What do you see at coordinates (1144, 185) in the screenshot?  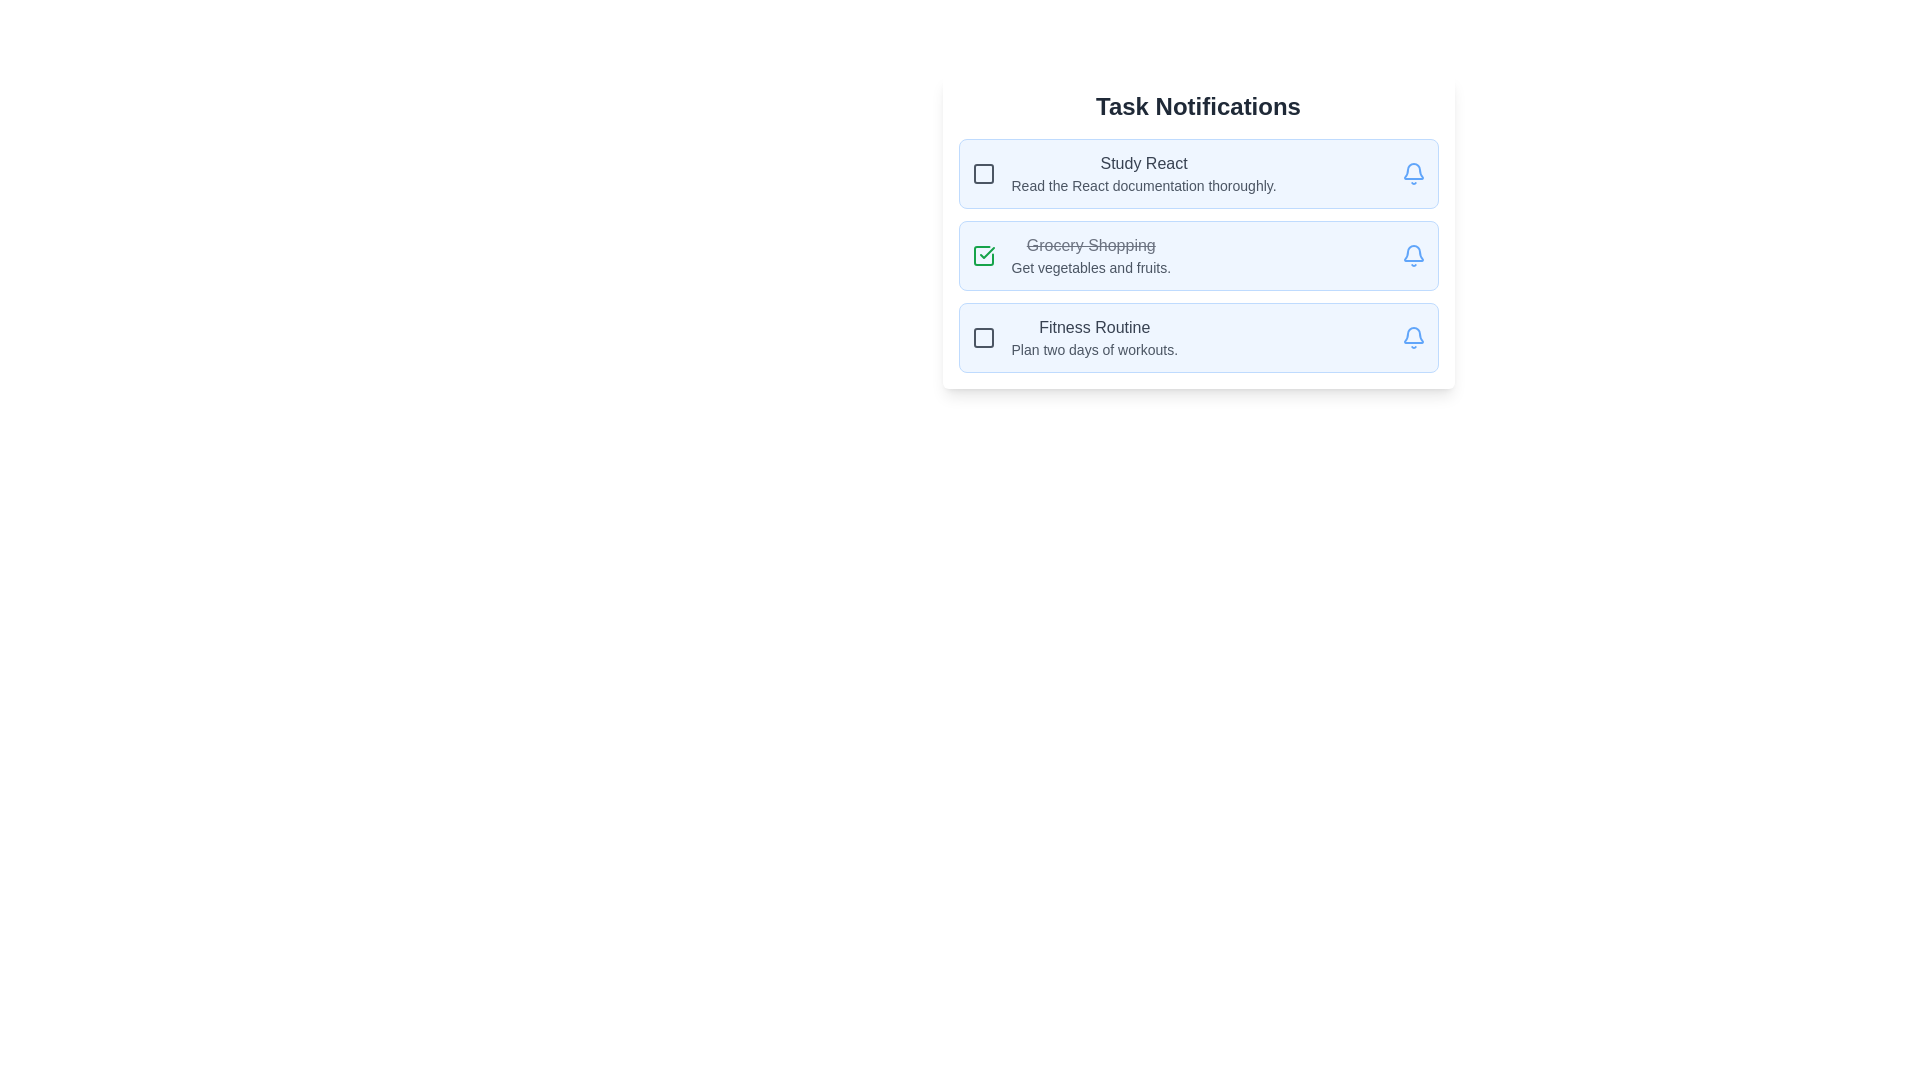 I see `the text element 'Read the React documentation thoroughly.' which is styled in a smaller gray font, located directly below 'Study React' in the first task card of the 'Task Notifications' list` at bounding box center [1144, 185].